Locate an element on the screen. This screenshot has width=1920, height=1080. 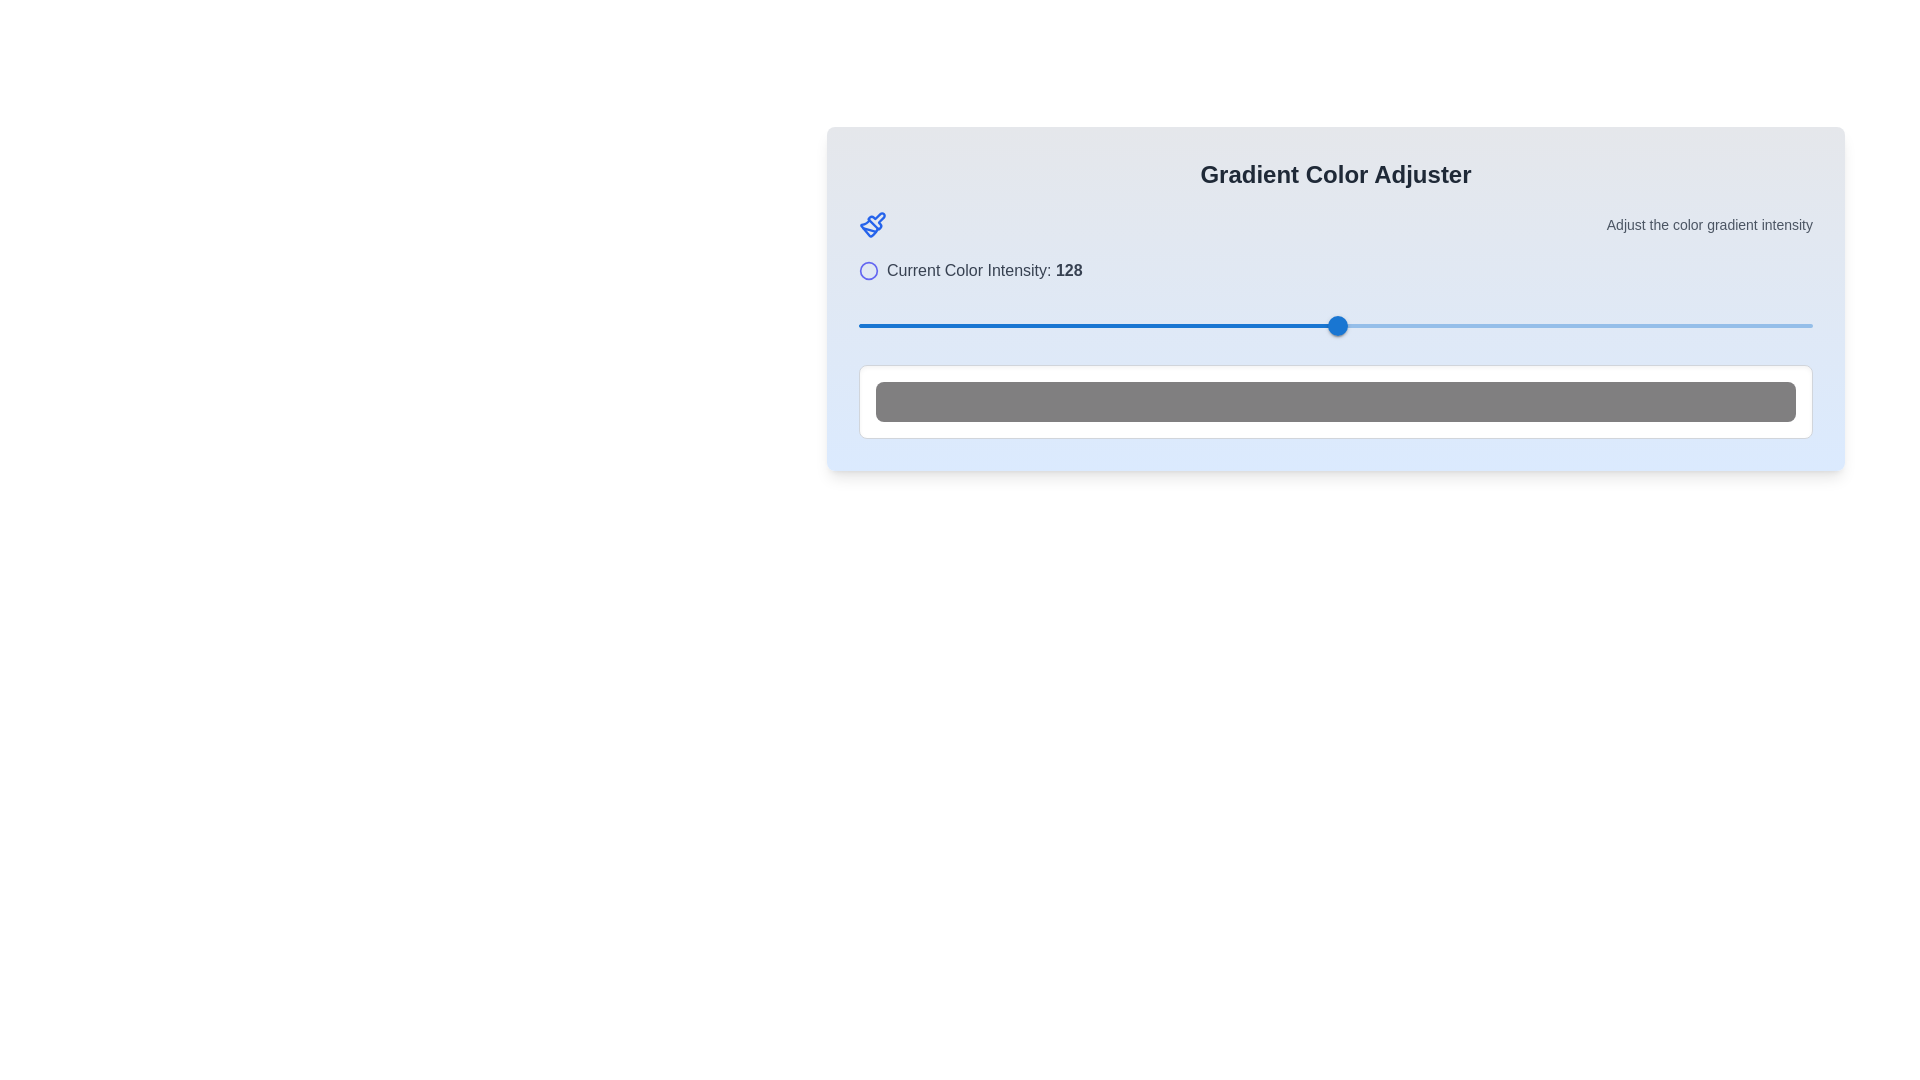
the blue paintbrush icon located at the leftmost side of the top section, which is the first element in the 'Adjust the color gradient intensity' group is located at coordinates (873, 224).